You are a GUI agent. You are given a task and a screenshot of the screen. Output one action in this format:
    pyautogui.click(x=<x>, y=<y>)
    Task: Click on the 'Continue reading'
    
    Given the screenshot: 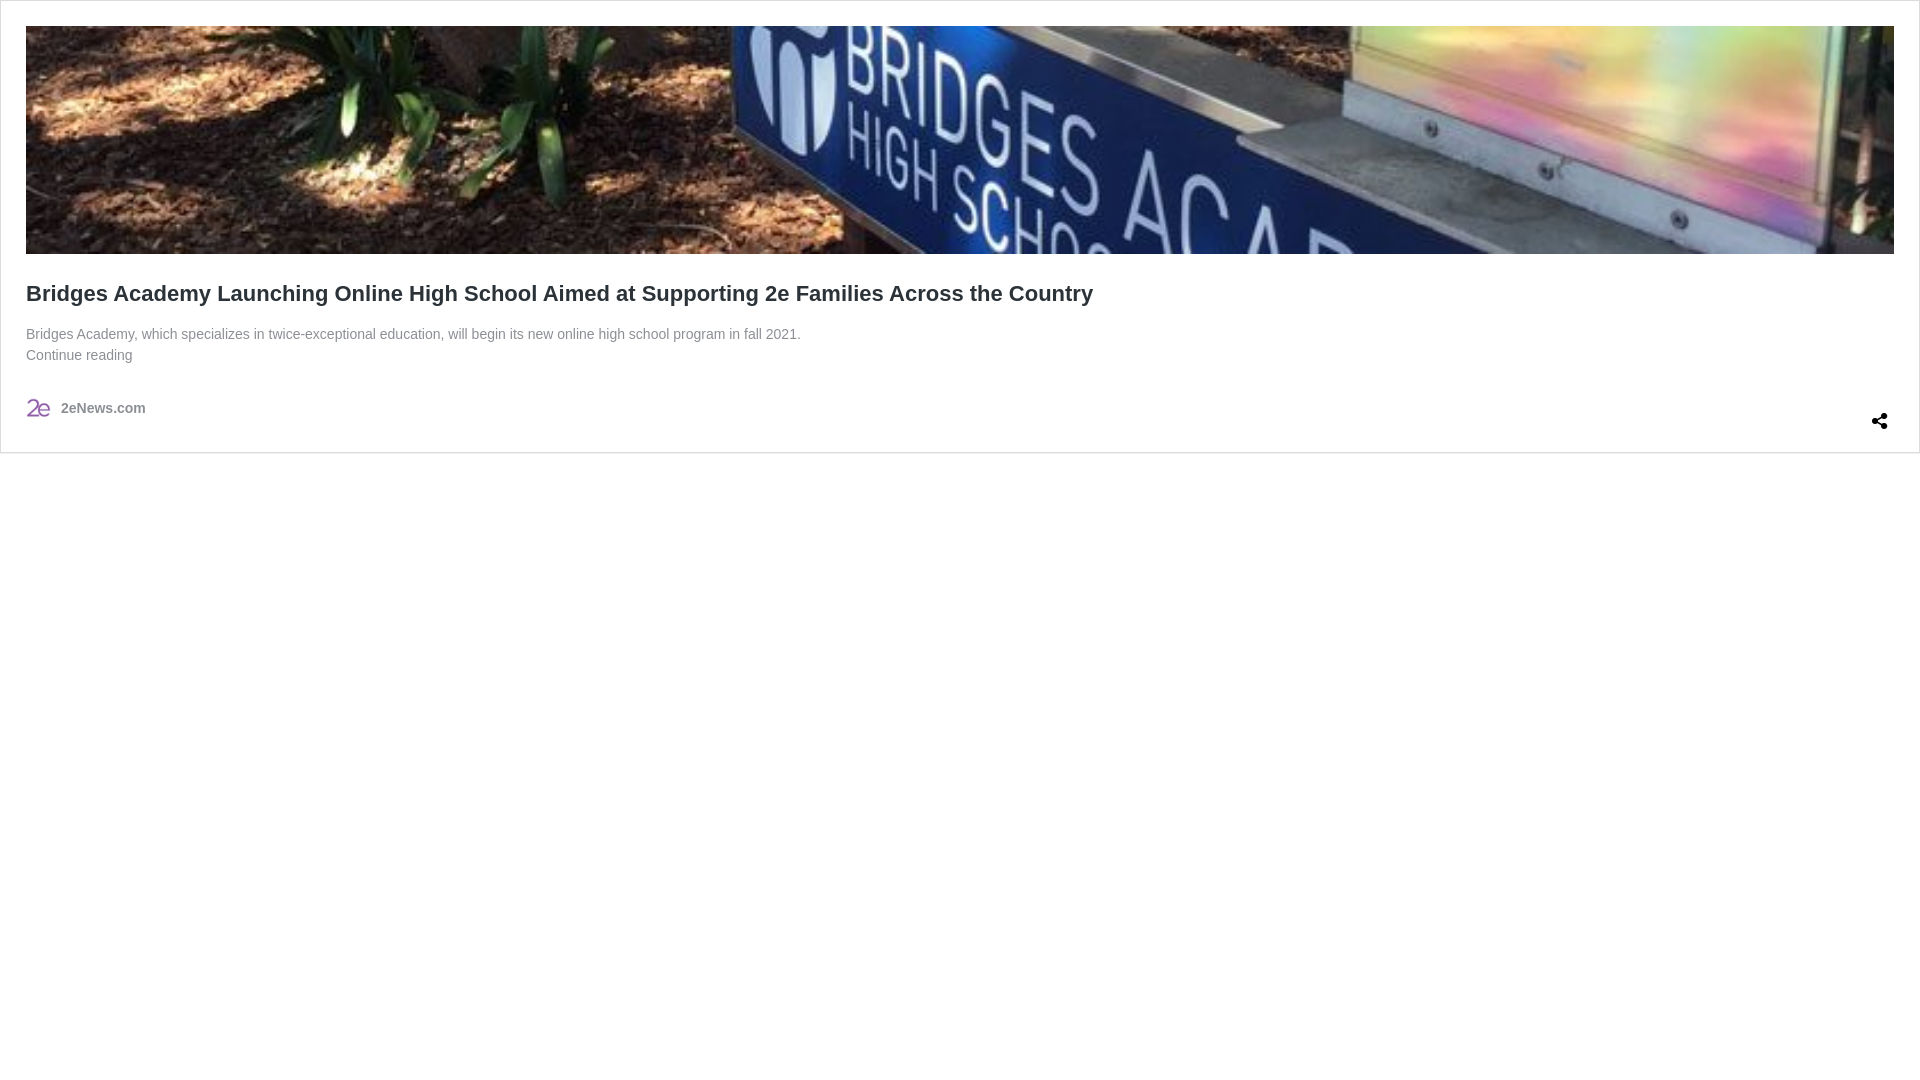 What is the action you would take?
    pyautogui.click(x=79, y=353)
    